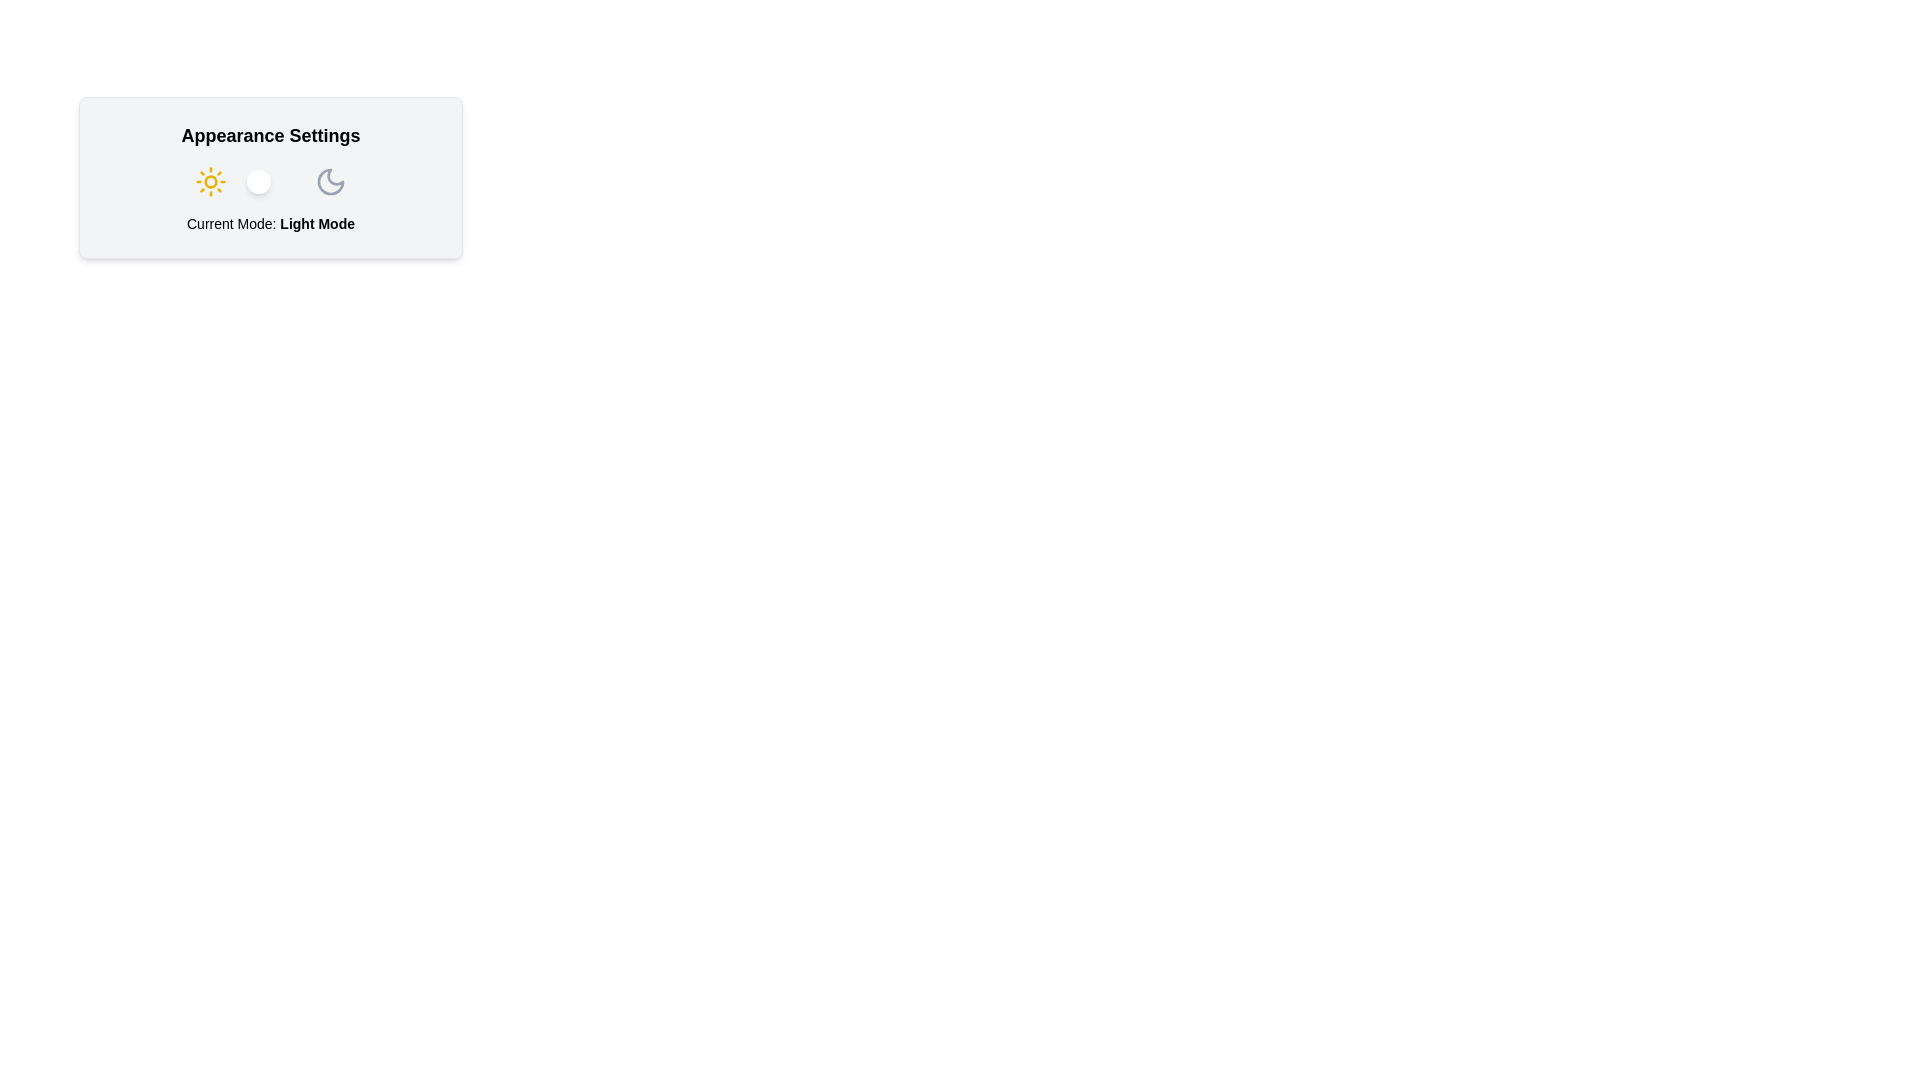 The width and height of the screenshot is (1920, 1080). Describe the element at coordinates (331, 181) in the screenshot. I see `the dark mode icon located at the rightmost position among display settings icons to switch to dark mode` at that location.